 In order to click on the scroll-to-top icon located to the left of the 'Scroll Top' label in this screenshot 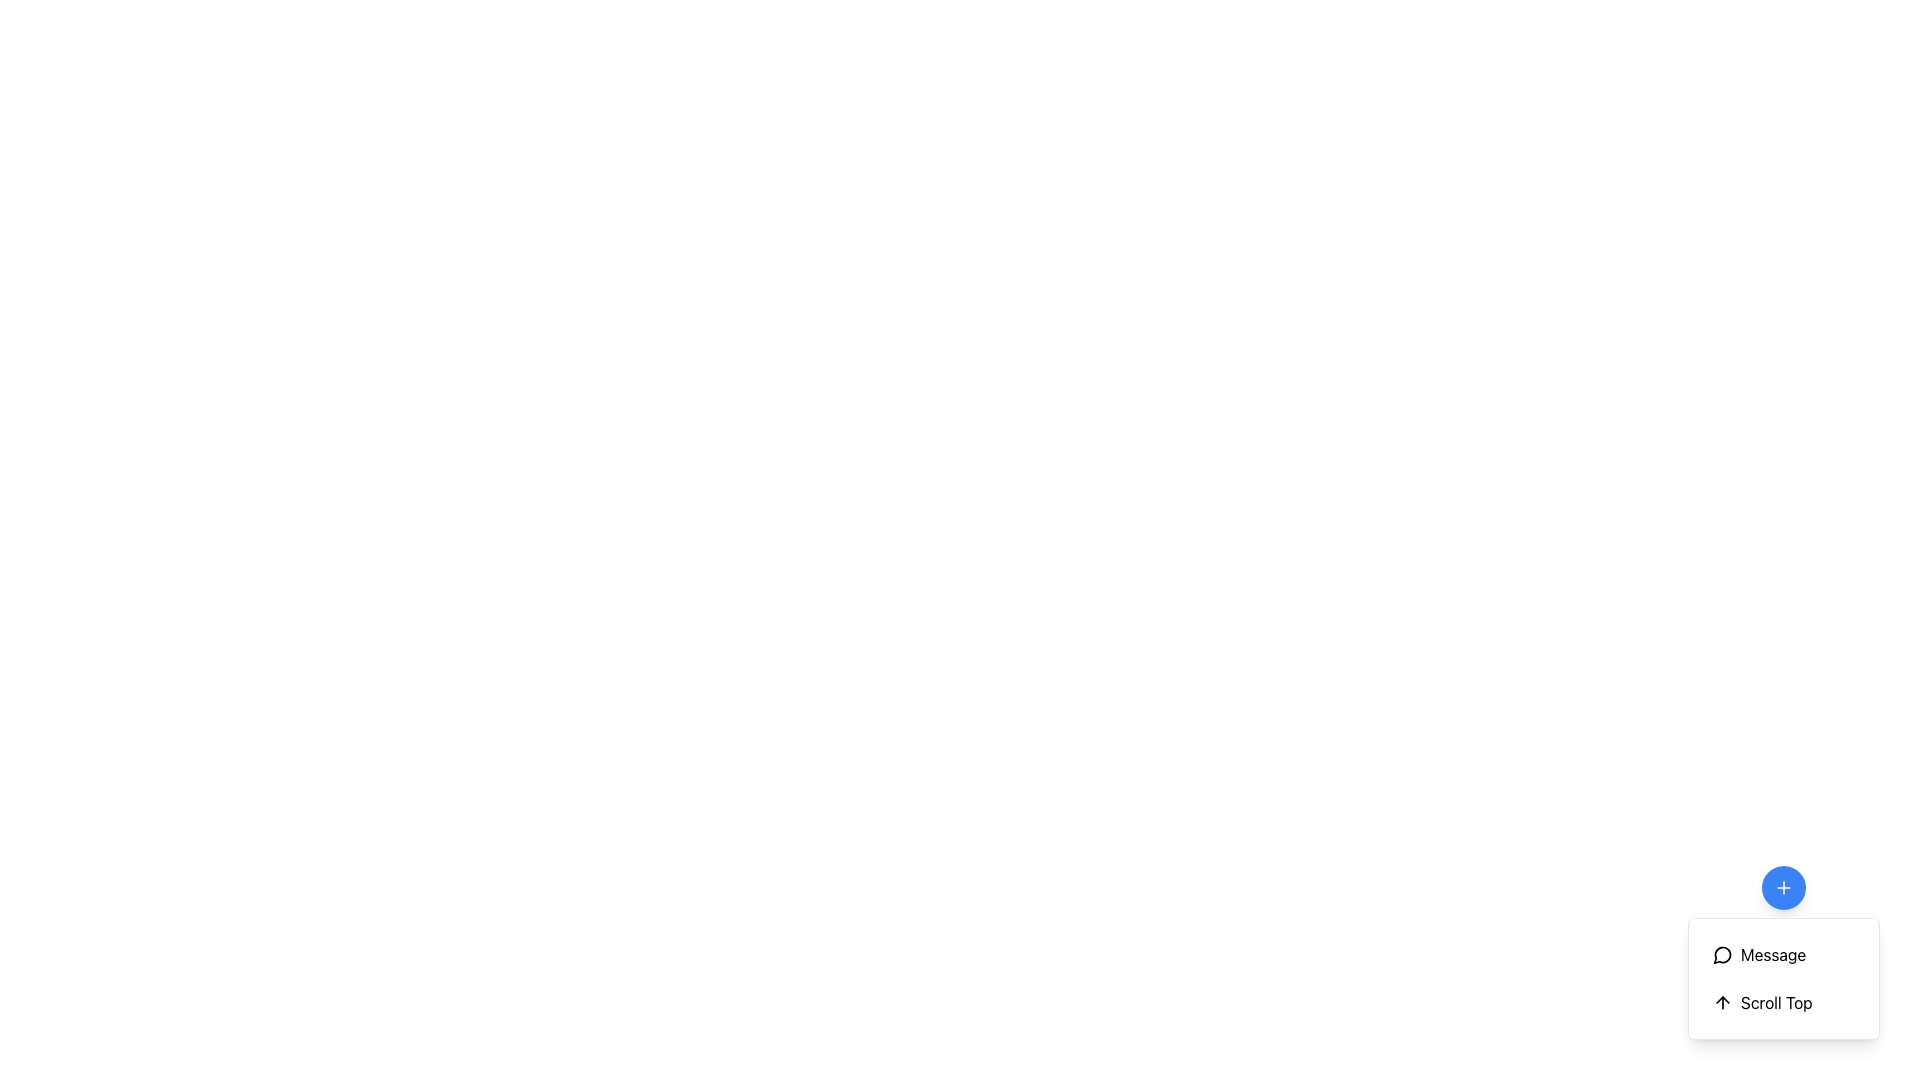, I will do `click(1722, 1002)`.